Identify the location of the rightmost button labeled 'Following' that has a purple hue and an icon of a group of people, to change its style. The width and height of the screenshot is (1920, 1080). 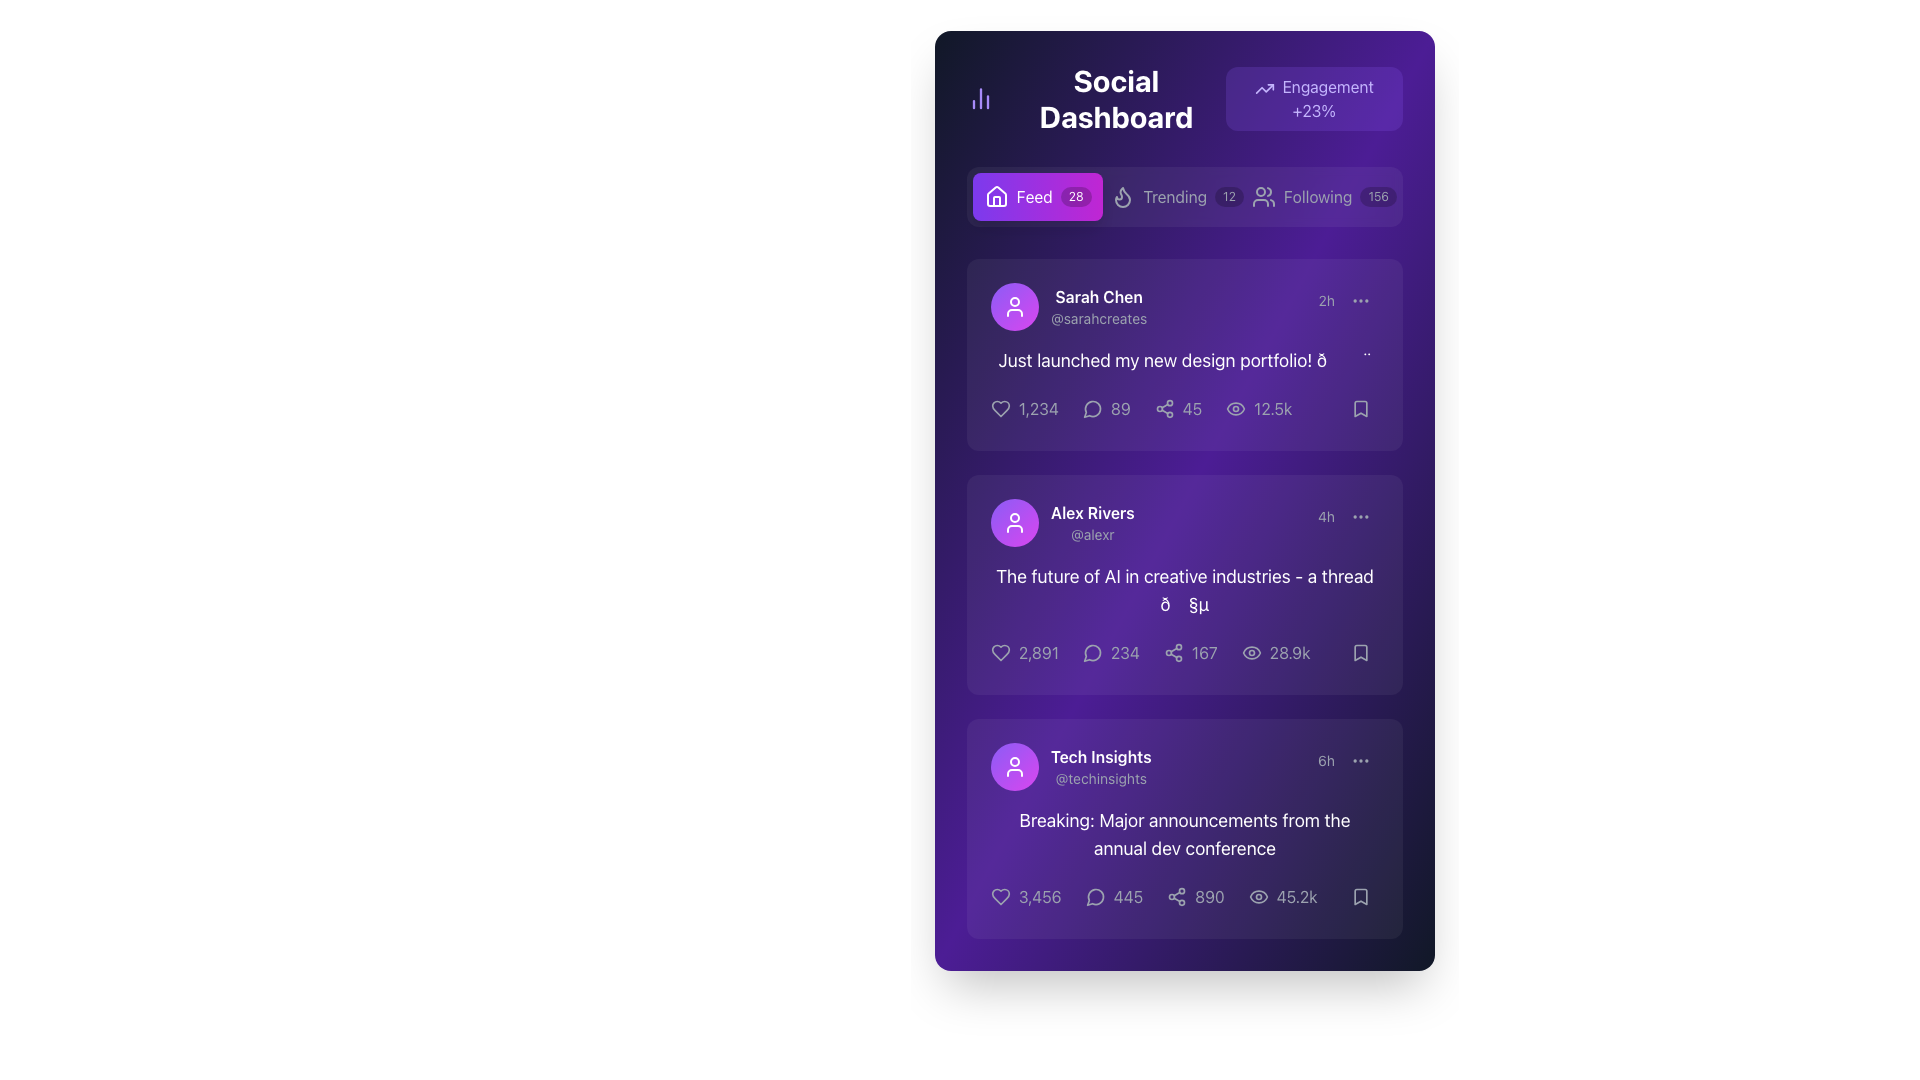
(1324, 196).